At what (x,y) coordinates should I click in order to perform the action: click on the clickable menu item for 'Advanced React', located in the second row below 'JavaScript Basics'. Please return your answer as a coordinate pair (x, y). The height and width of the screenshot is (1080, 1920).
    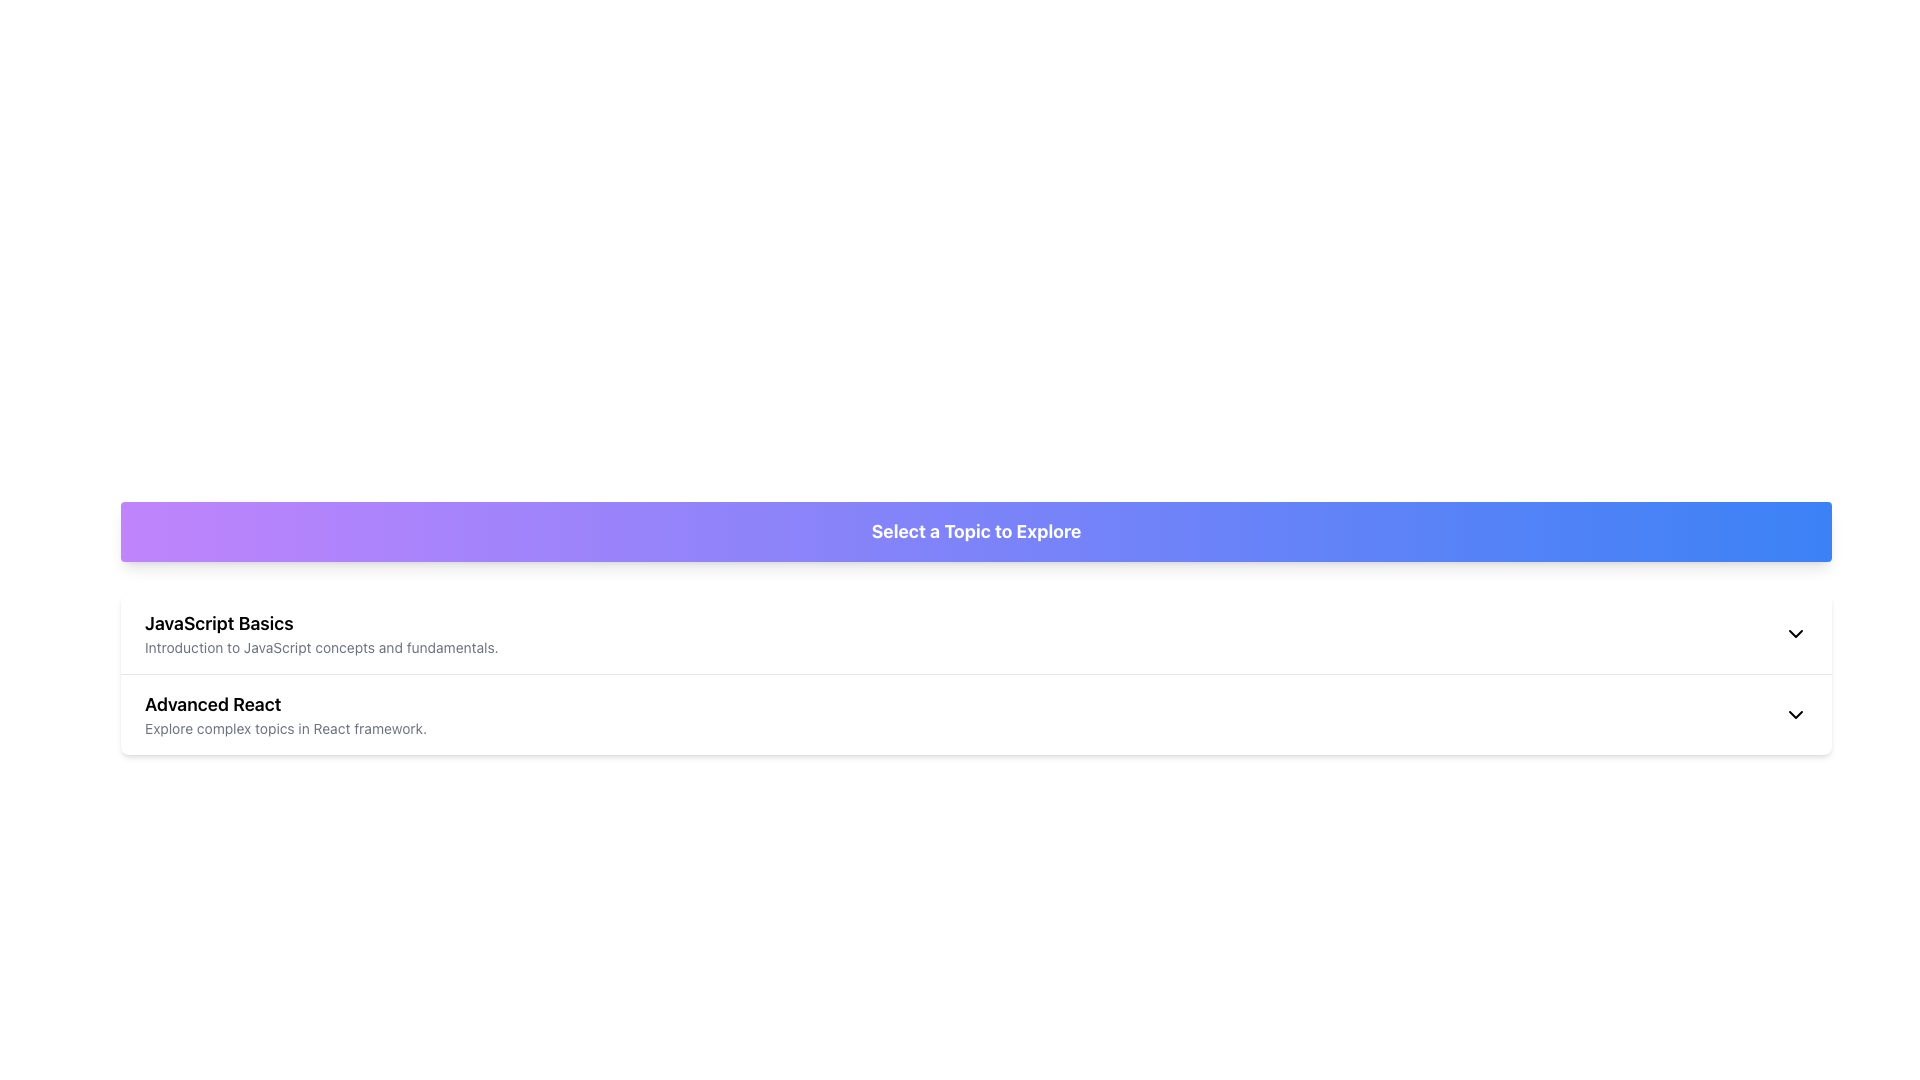
    Looking at the image, I should click on (285, 713).